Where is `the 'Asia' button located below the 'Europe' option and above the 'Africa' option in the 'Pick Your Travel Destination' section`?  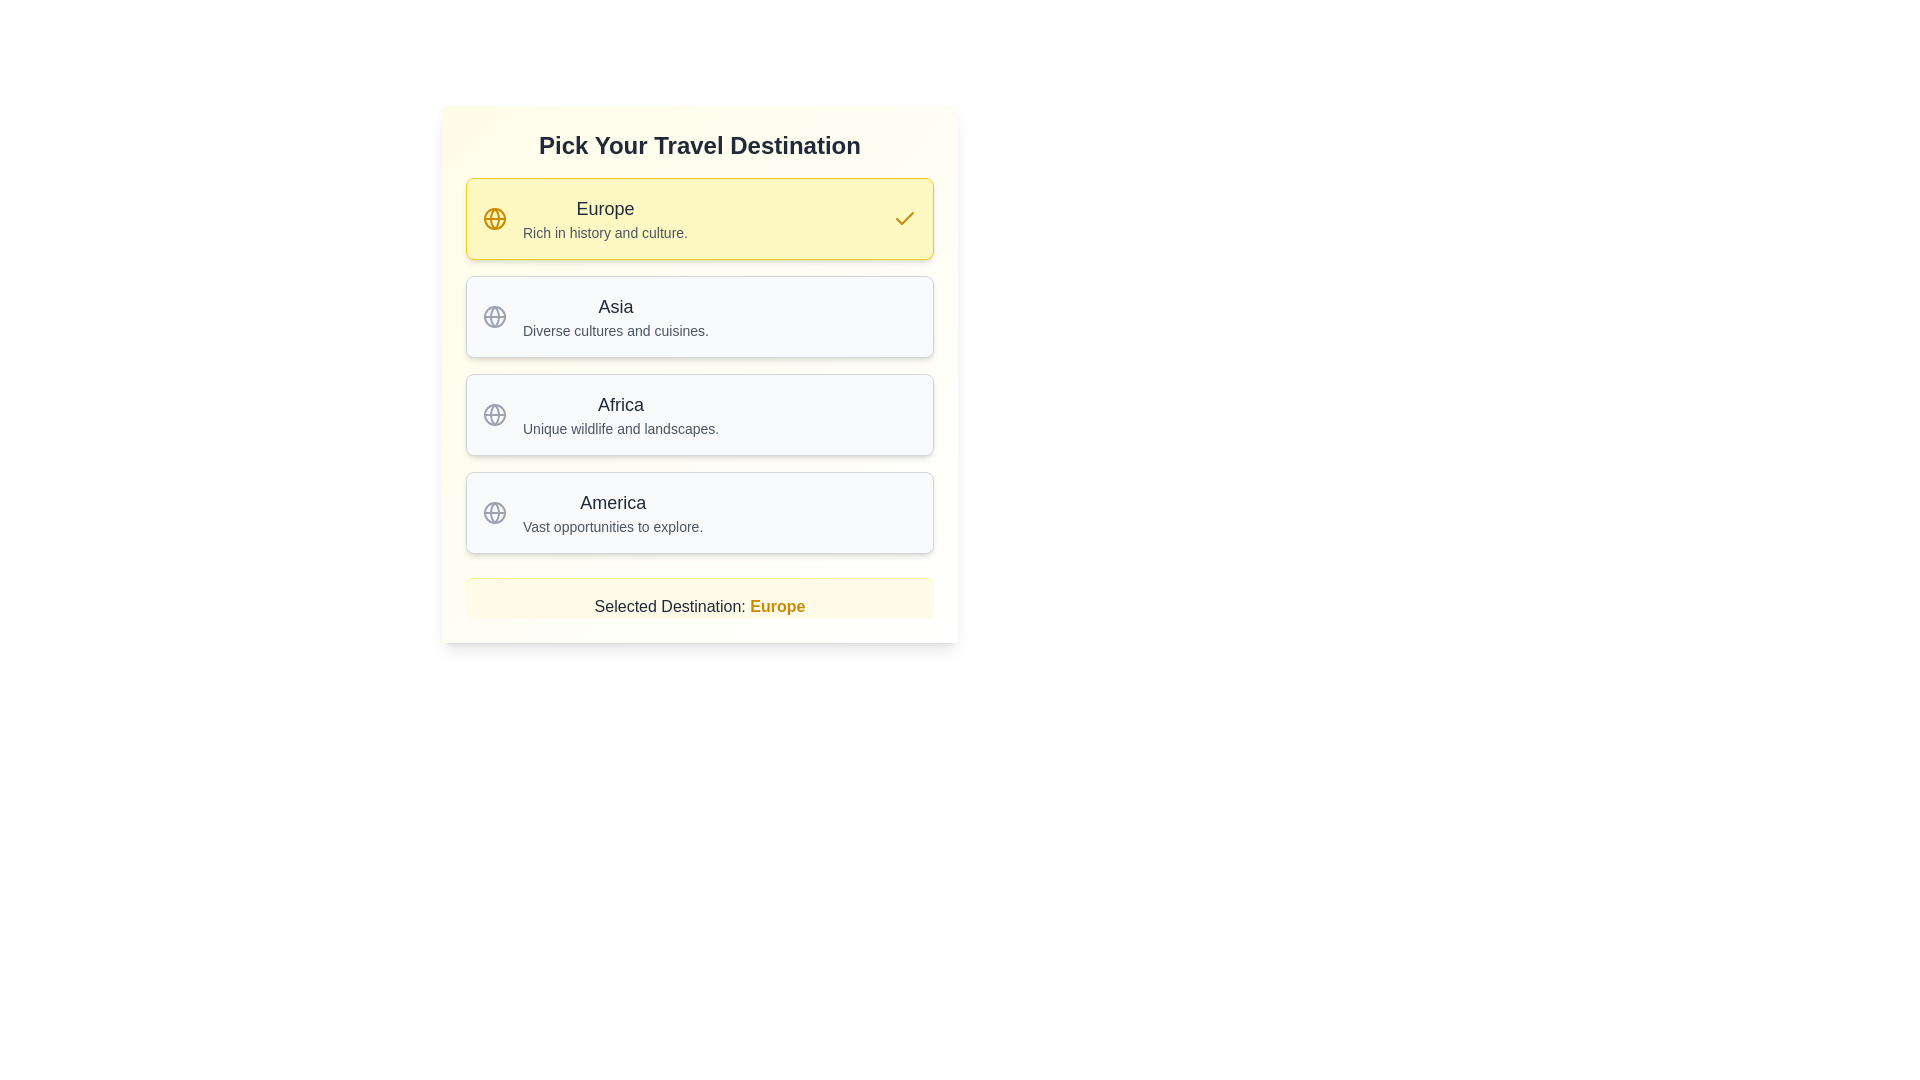 the 'Asia' button located below the 'Europe' option and above the 'Africa' option in the 'Pick Your Travel Destination' section is located at coordinates (700, 315).